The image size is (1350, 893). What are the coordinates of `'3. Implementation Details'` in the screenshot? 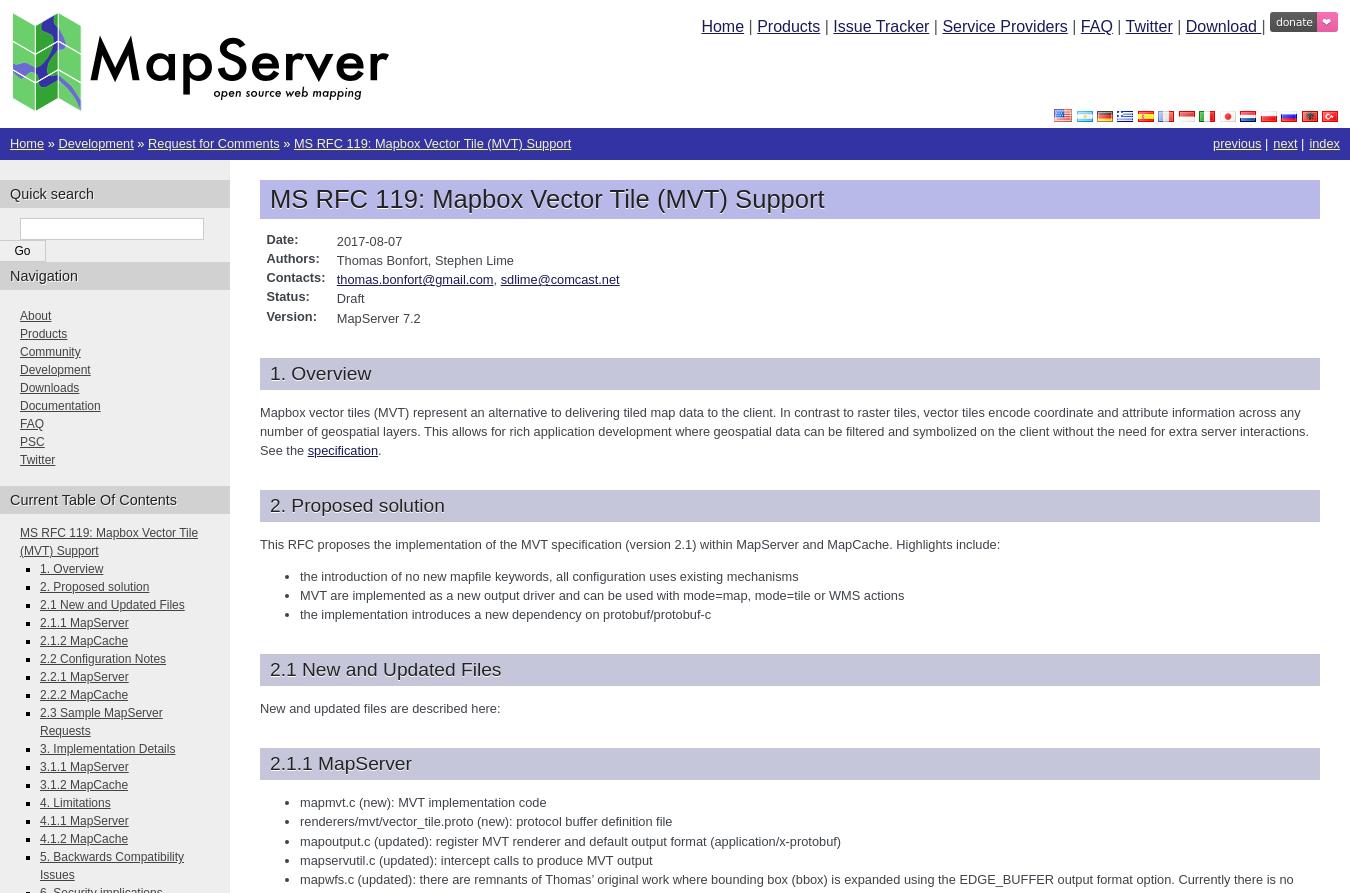 It's located at (106, 747).